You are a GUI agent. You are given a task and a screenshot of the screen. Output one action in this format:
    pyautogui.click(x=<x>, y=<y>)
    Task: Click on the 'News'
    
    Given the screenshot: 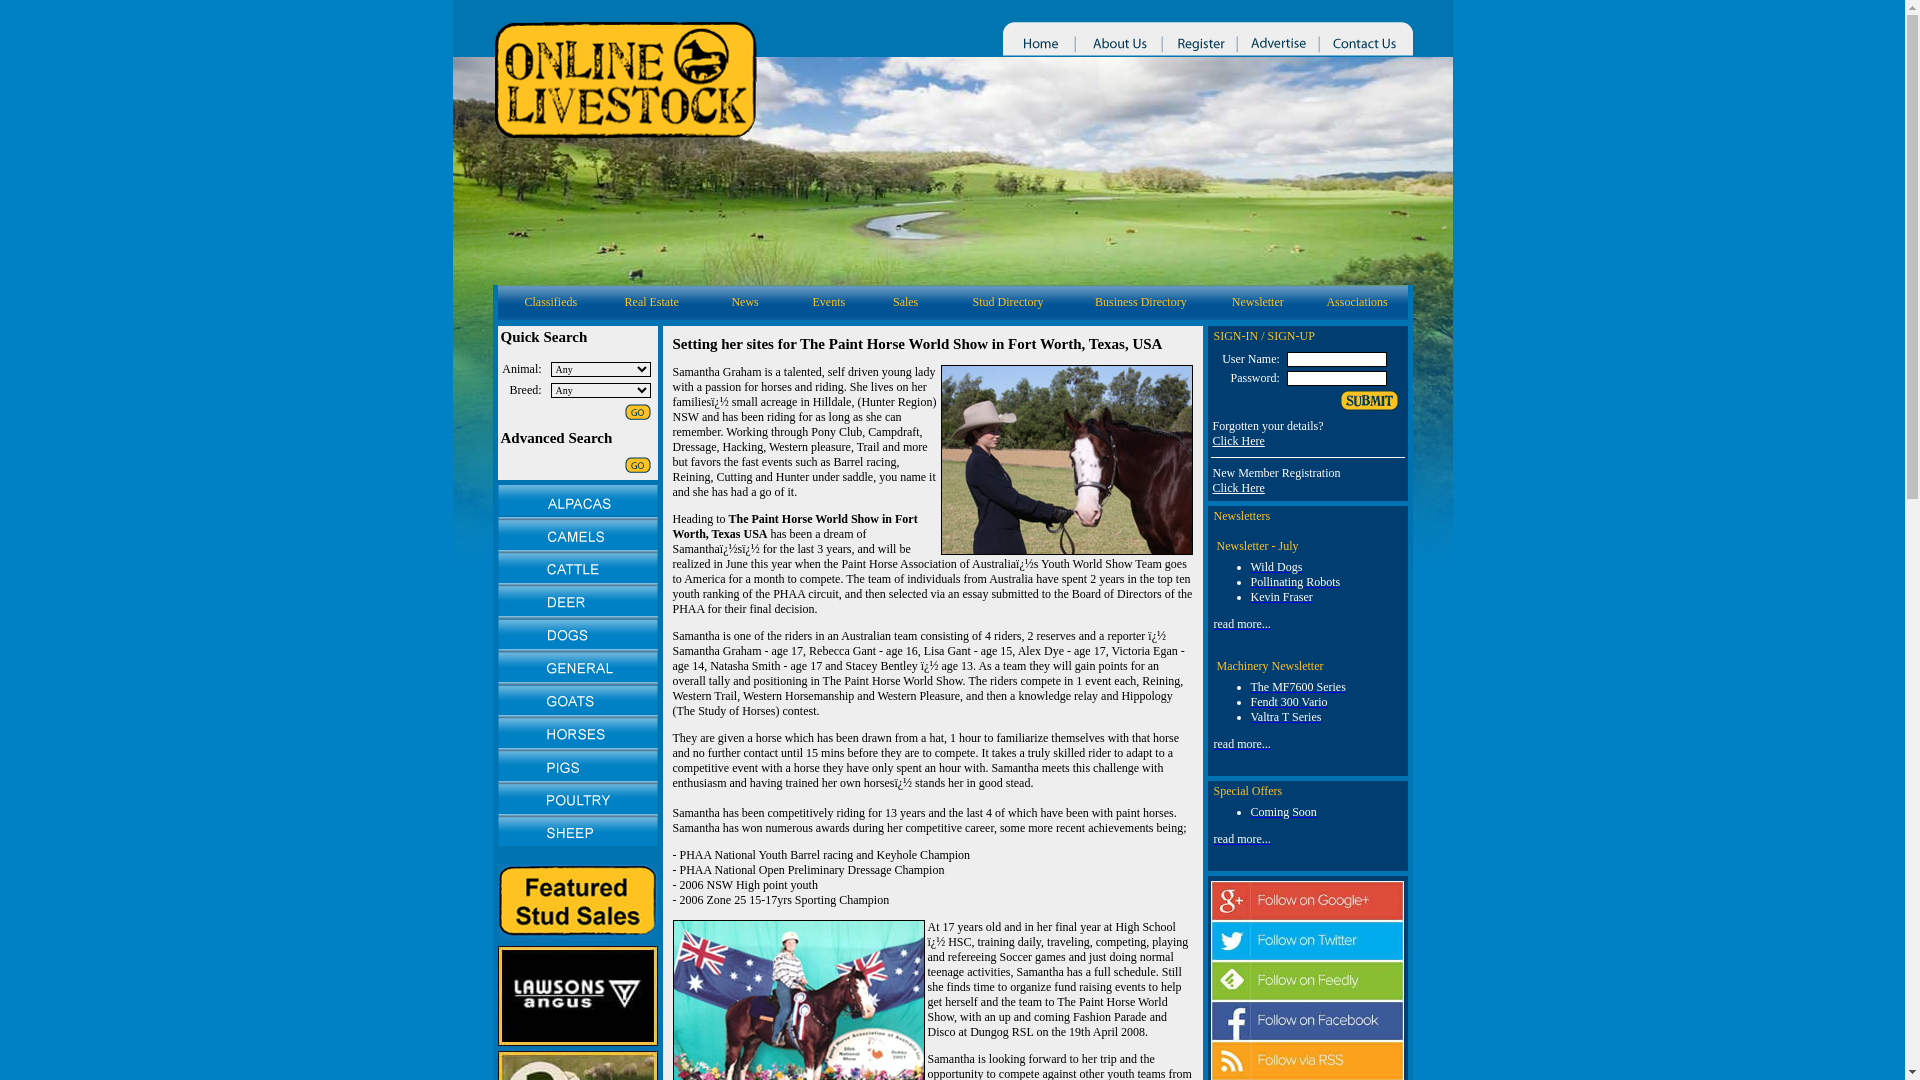 What is the action you would take?
    pyautogui.click(x=743, y=301)
    